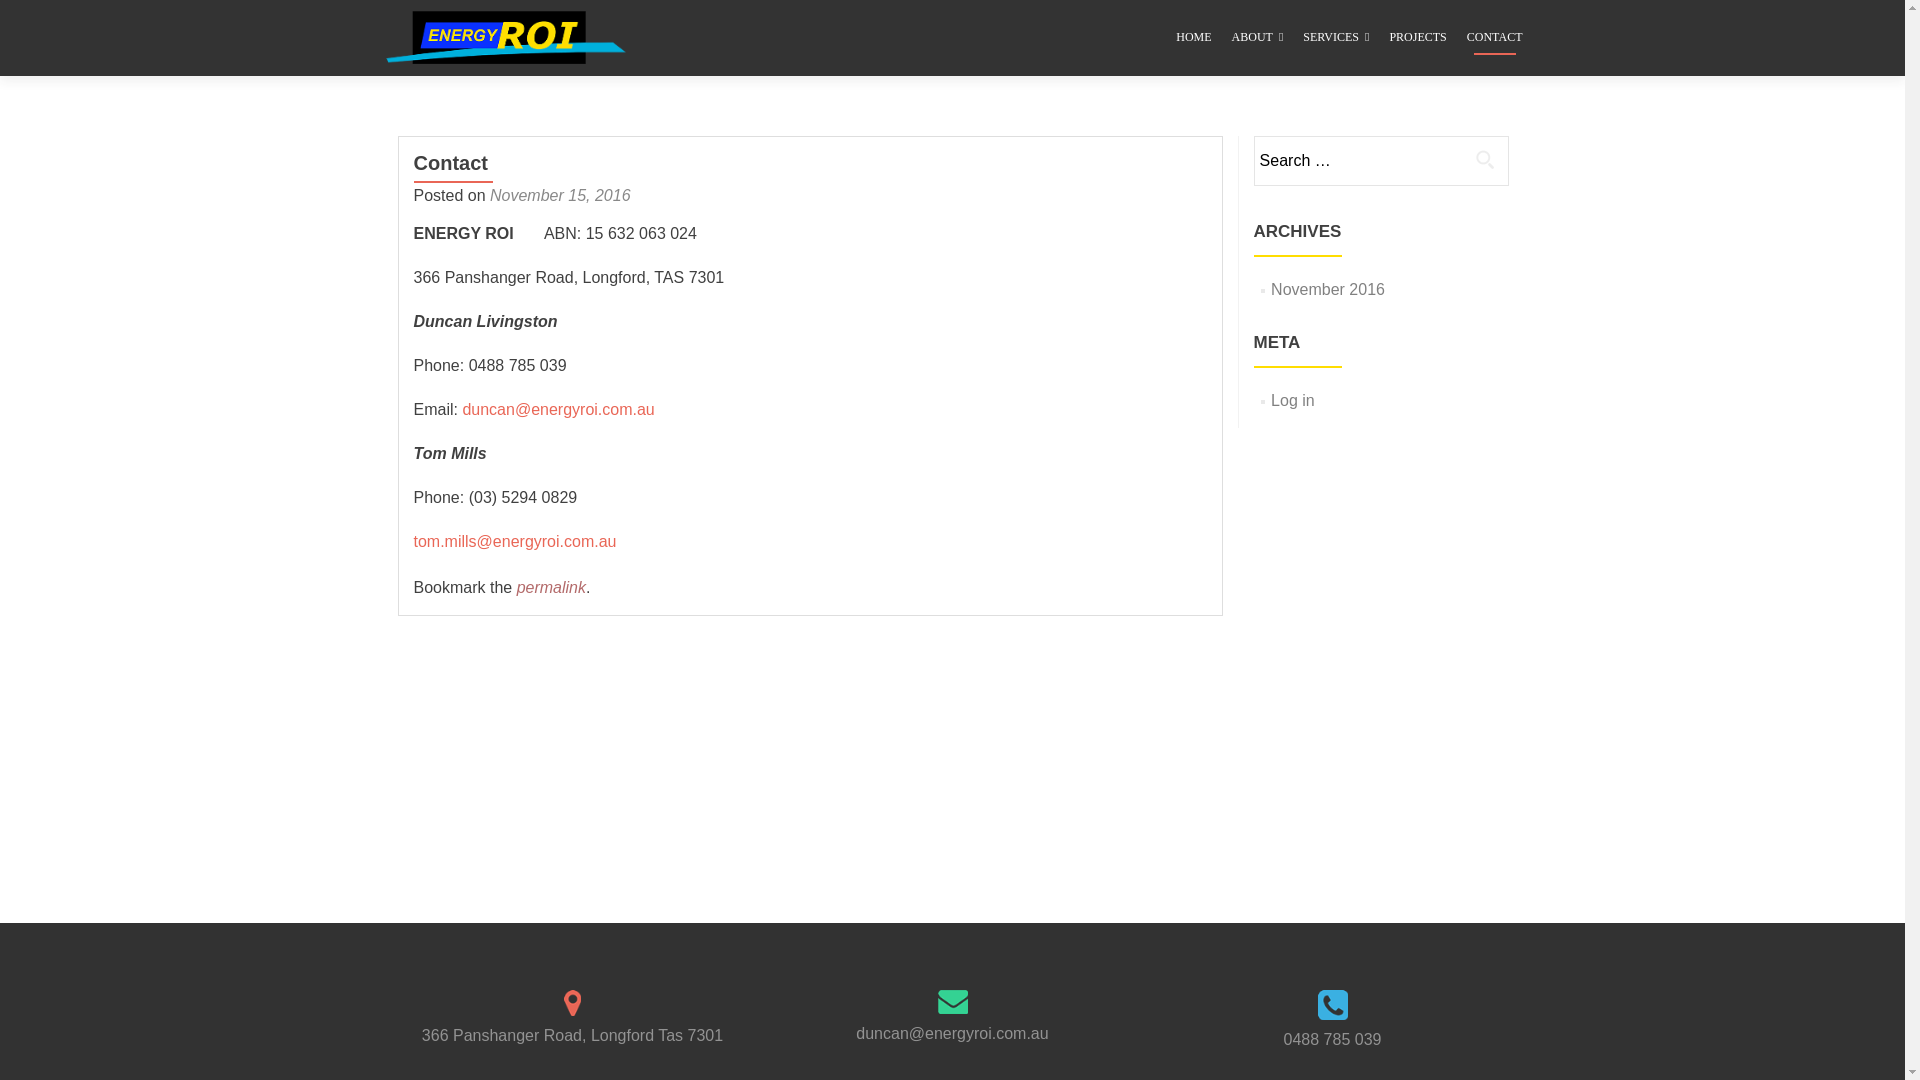 The height and width of the screenshot is (1080, 1920). Describe the element at coordinates (1335, 37) in the screenshot. I see `'SERVICES'` at that location.